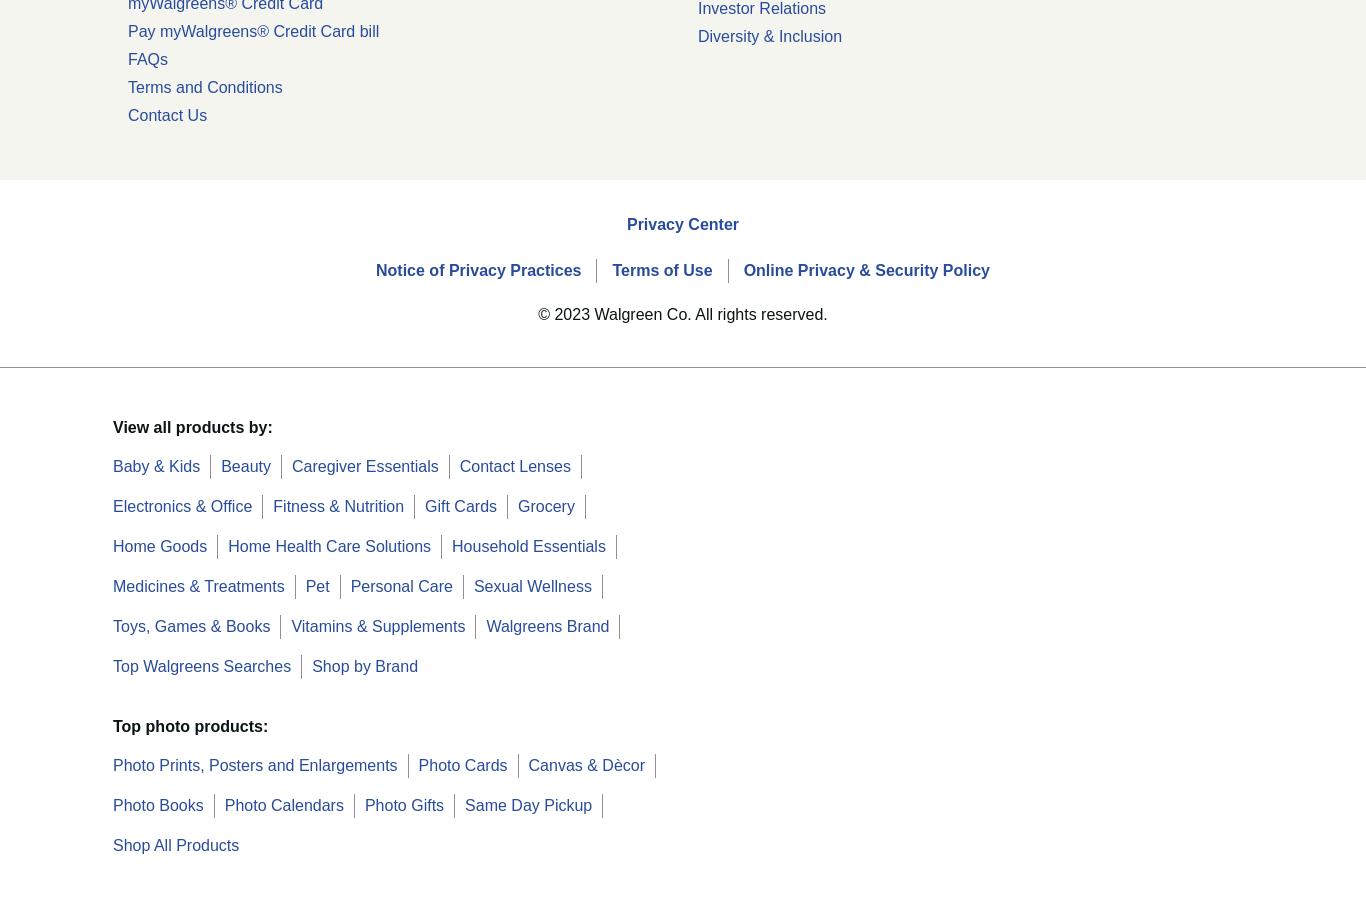 This screenshot has width=1366, height=913. What do you see at coordinates (547, 624) in the screenshot?
I see `'Walgreens Brand'` at bounding box center [547, 624].